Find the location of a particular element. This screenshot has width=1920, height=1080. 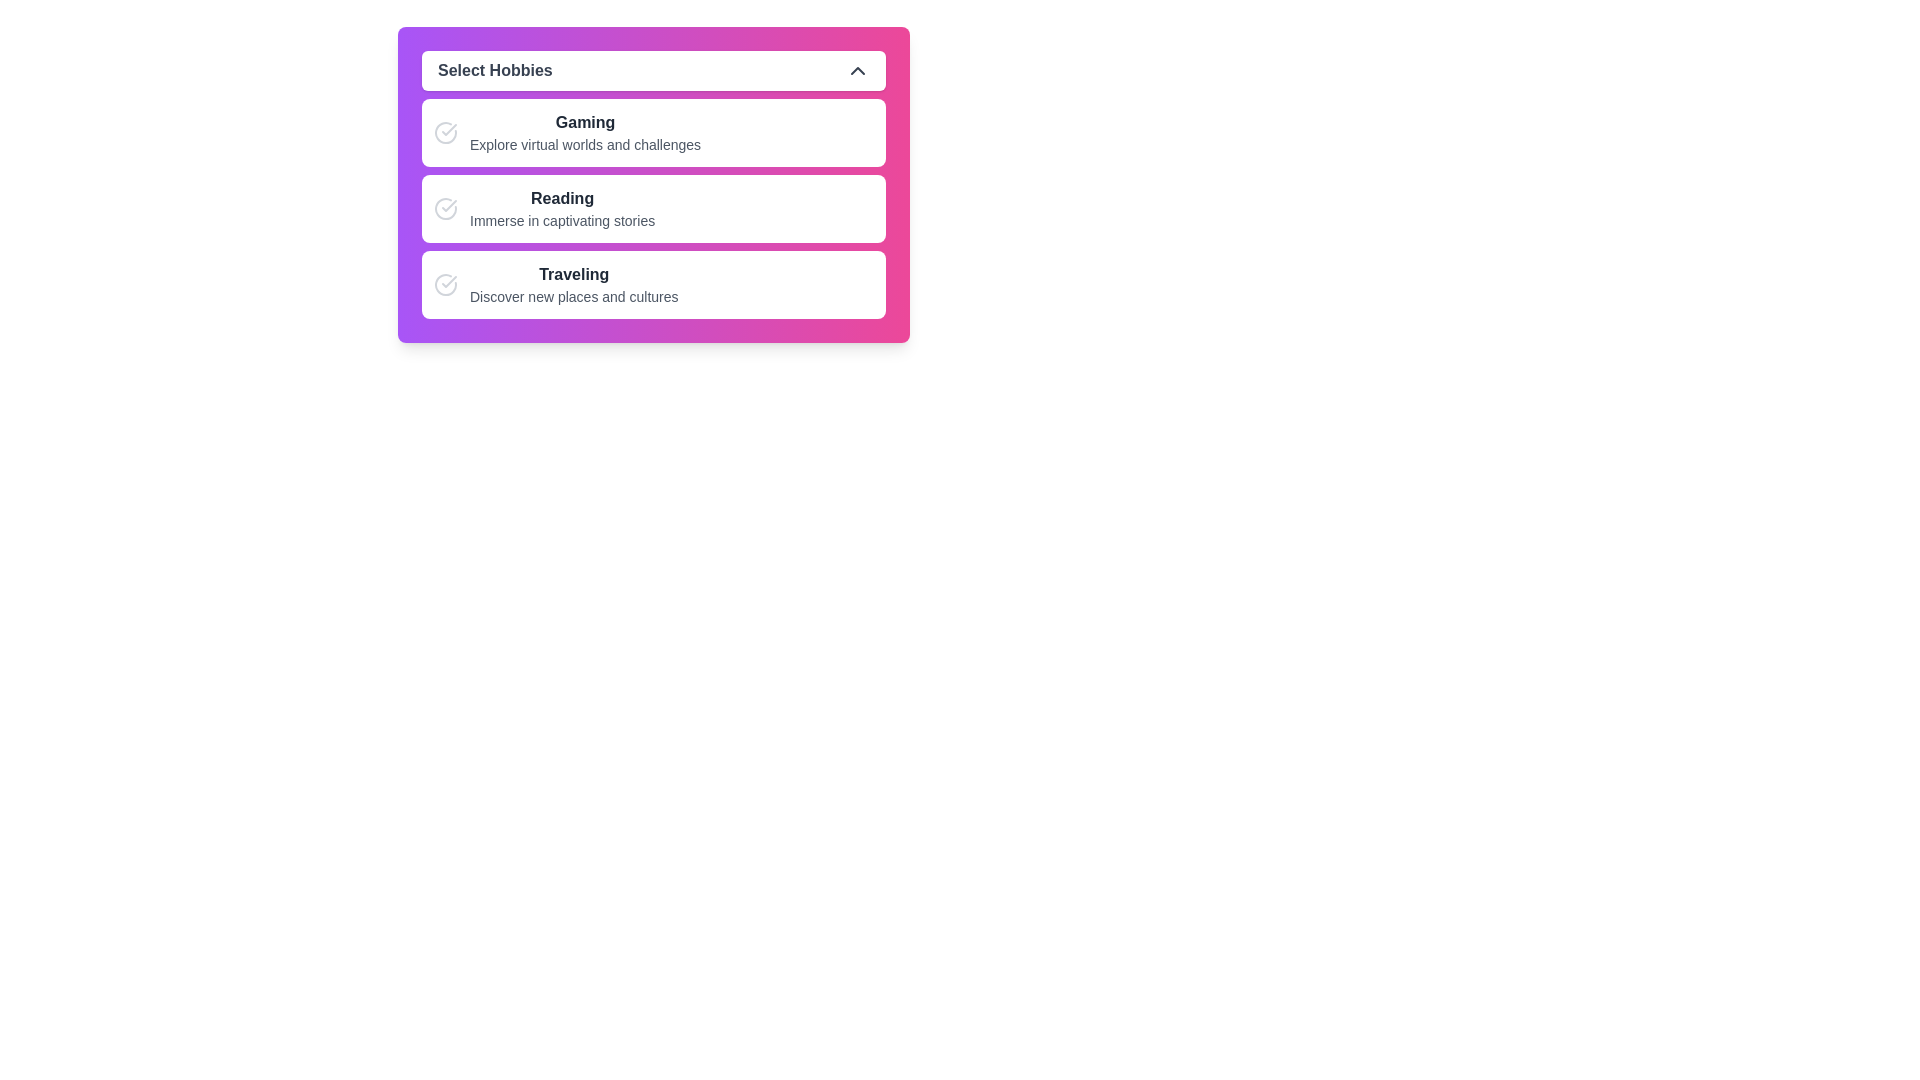

the upward-pointing chevron icon located at the top right corner of the 'Select Hobbies' button is located at coordinates (858, 69).